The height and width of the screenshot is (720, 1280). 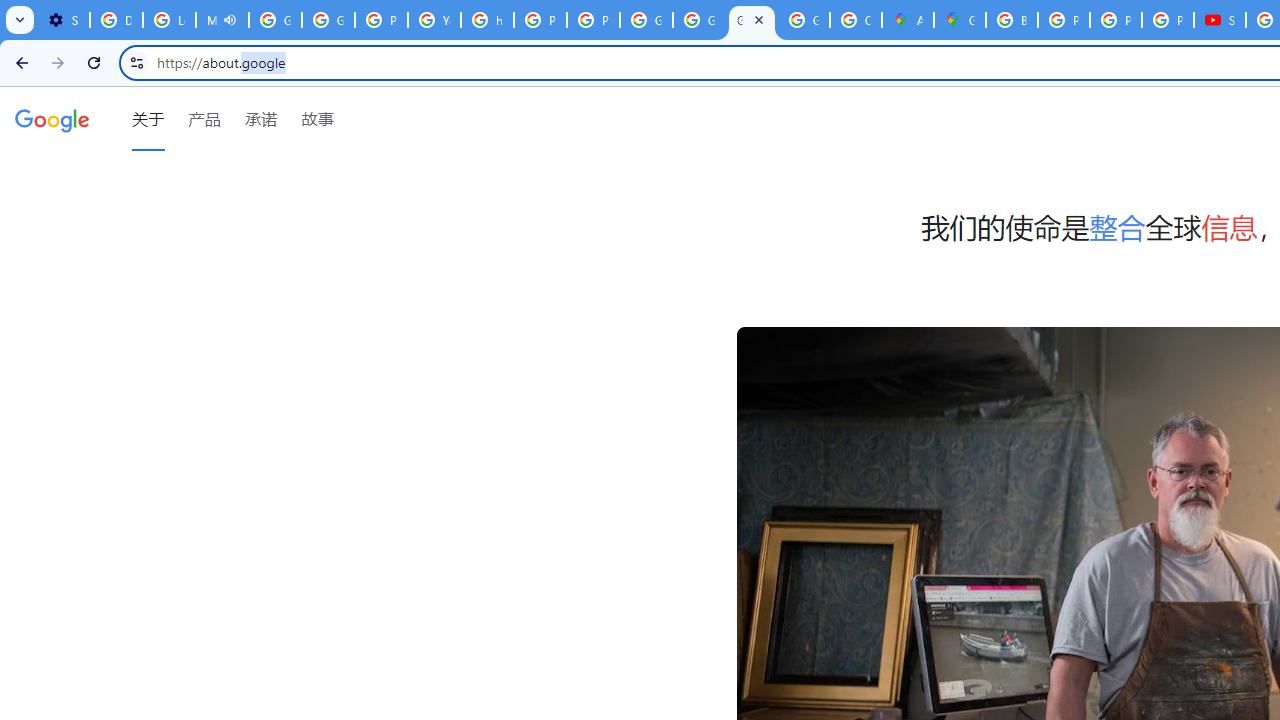 I want to click on 'Privacy Help Center - Policies Help', so click(x=1063, y=20).